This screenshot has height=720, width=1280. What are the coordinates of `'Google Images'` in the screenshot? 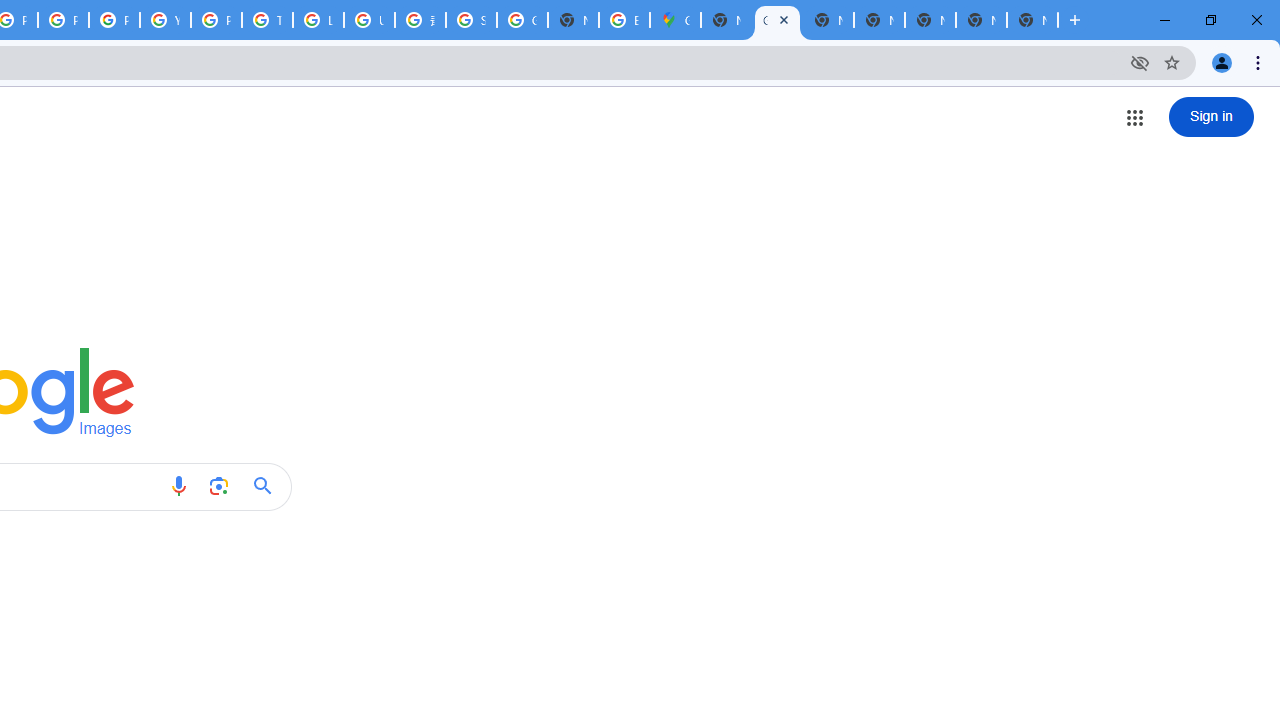 It's located at (775, 20).